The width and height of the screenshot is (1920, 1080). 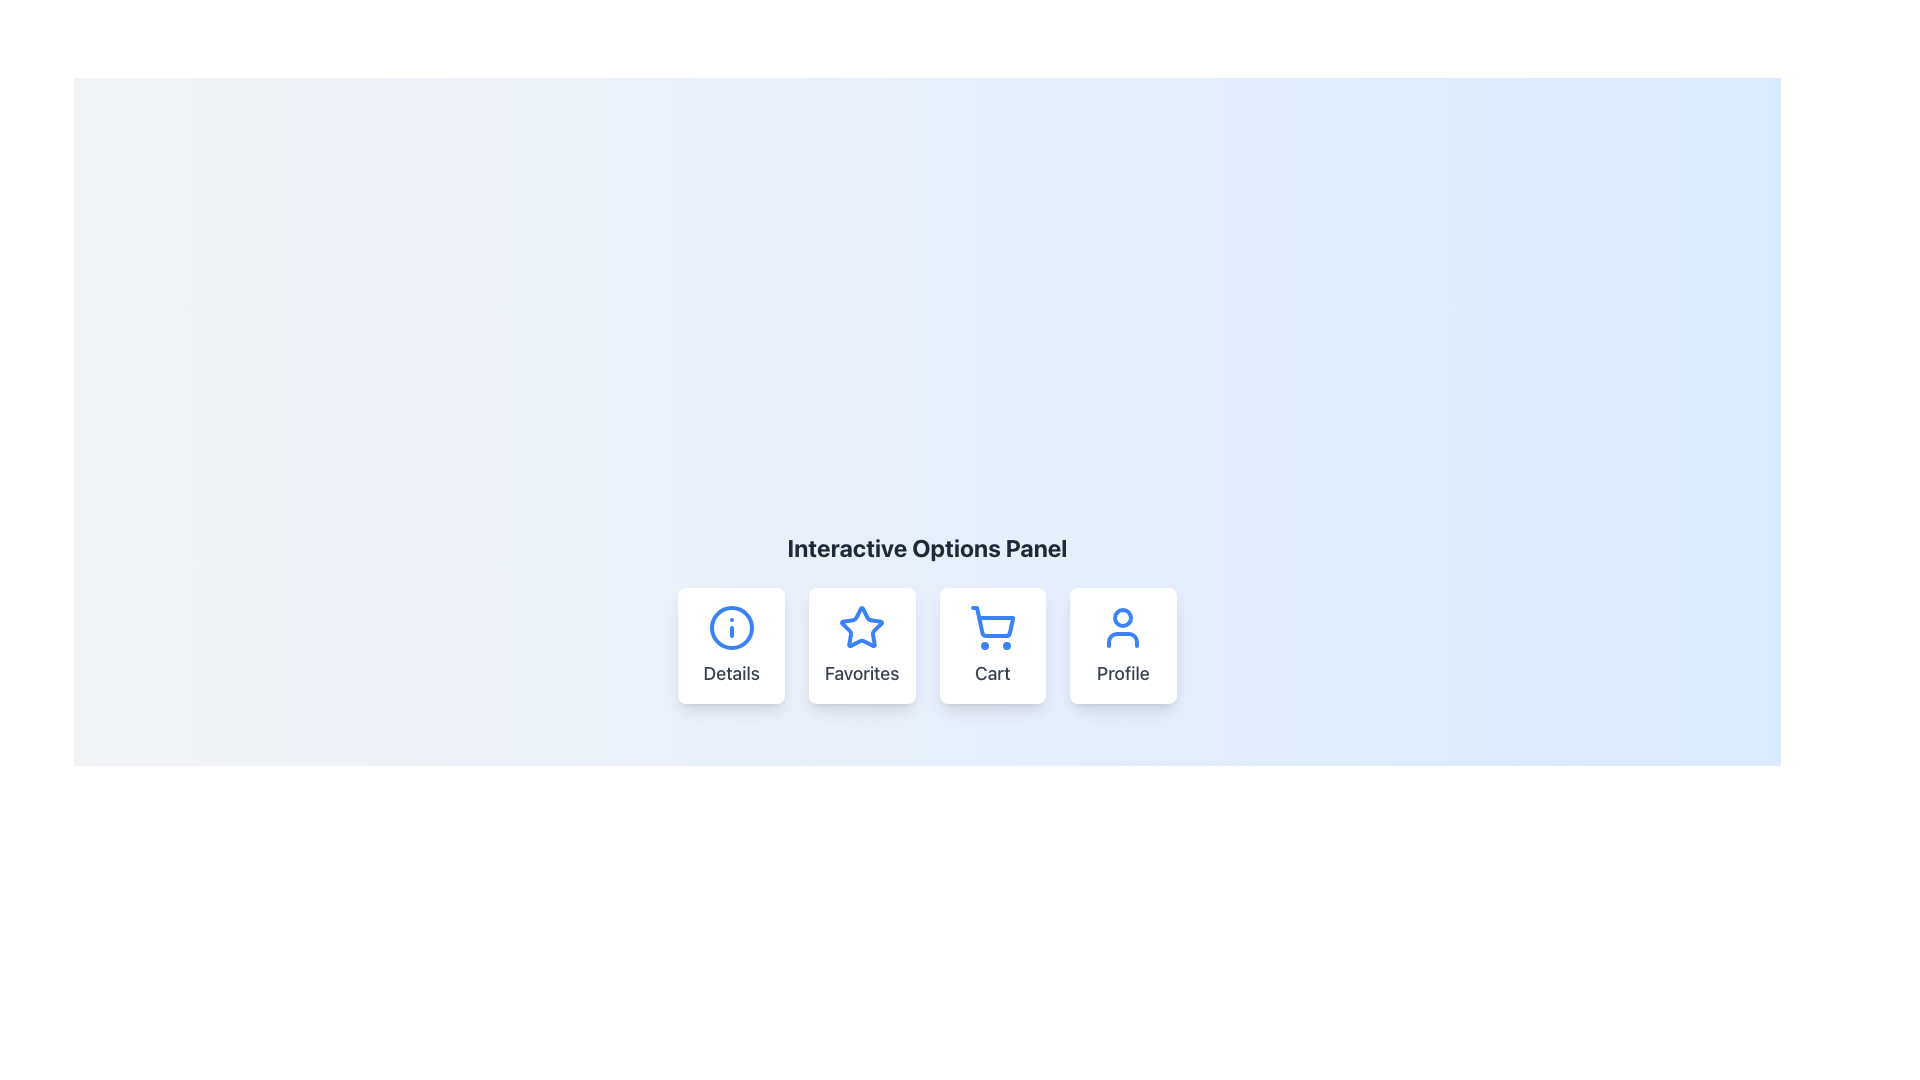 What do you see at coordinates (926, 547) in the screenshot?
I see `the text label or header element displaying 'Interactive Options Panel', which is centrally positioned above the grid layout of options` at bounding box center [926, 547].